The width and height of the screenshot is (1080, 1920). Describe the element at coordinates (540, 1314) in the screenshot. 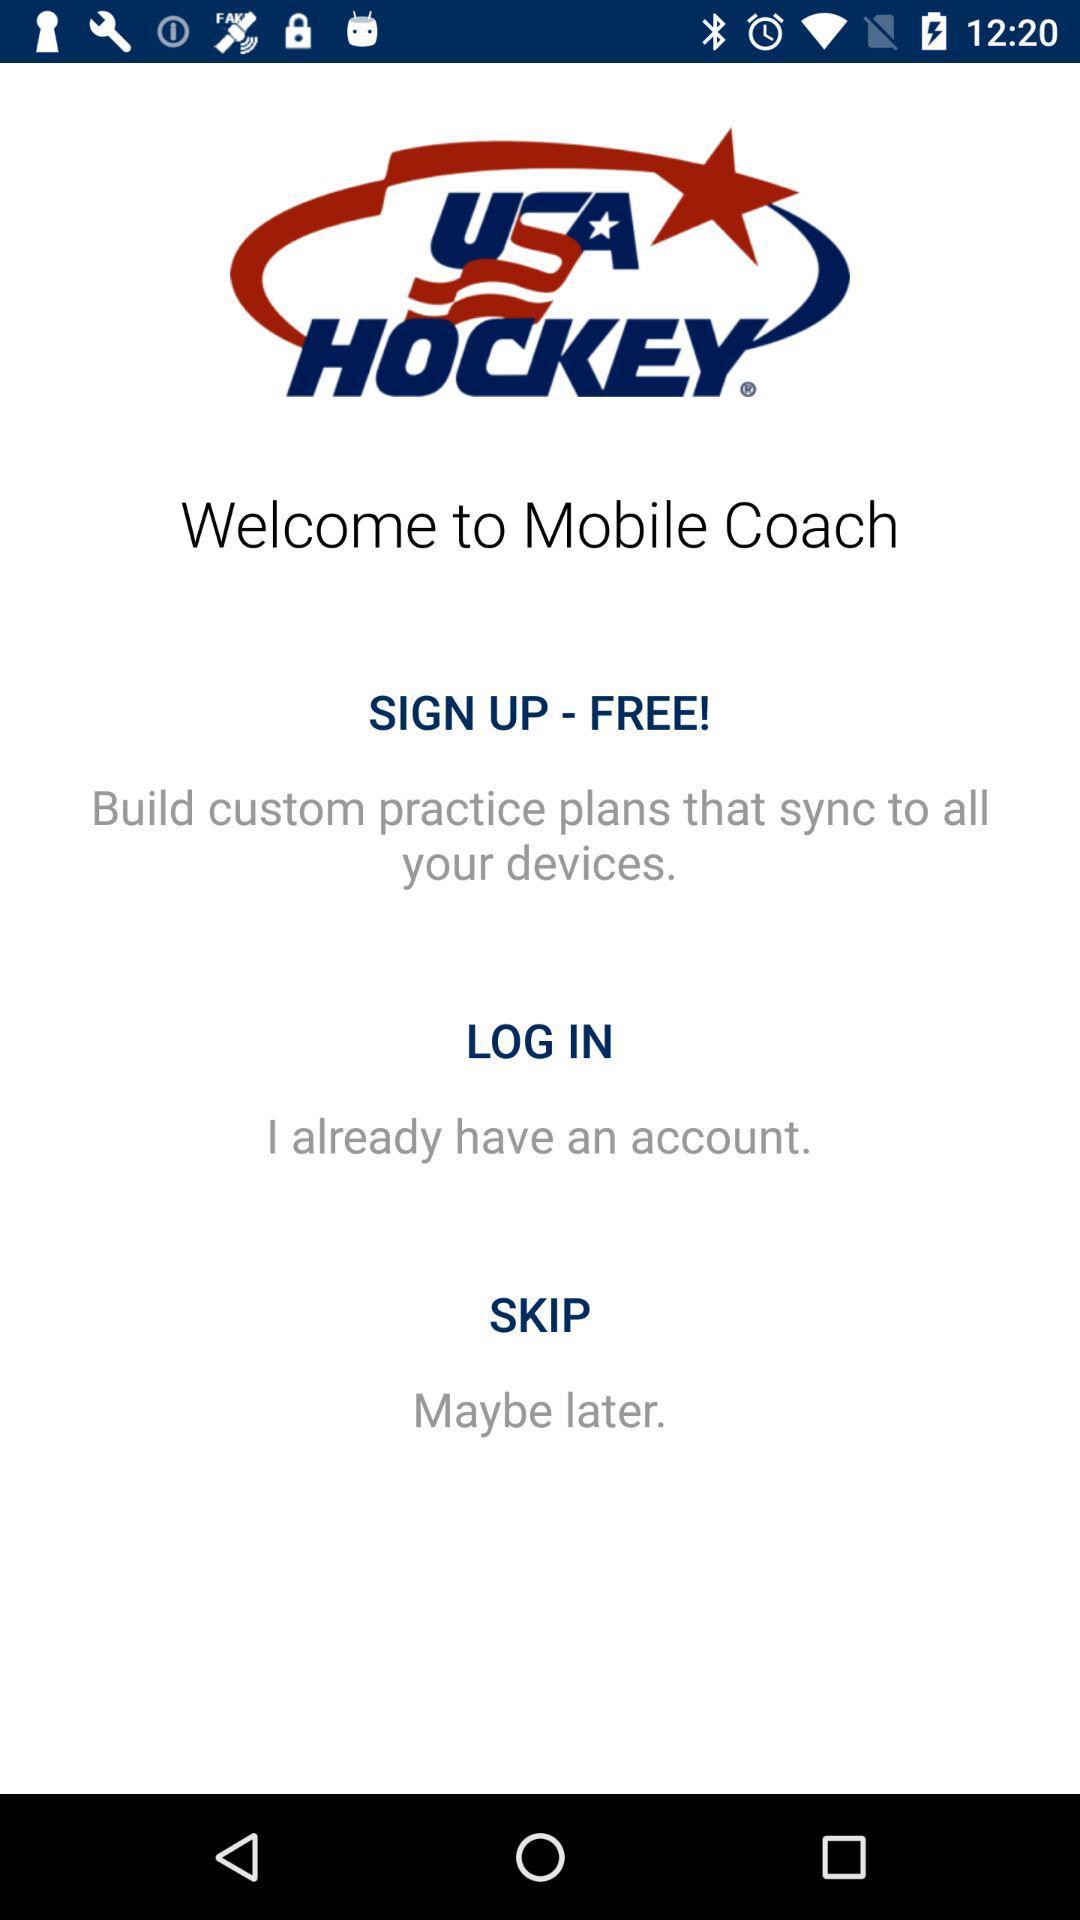

I see `the skip item` at that location.